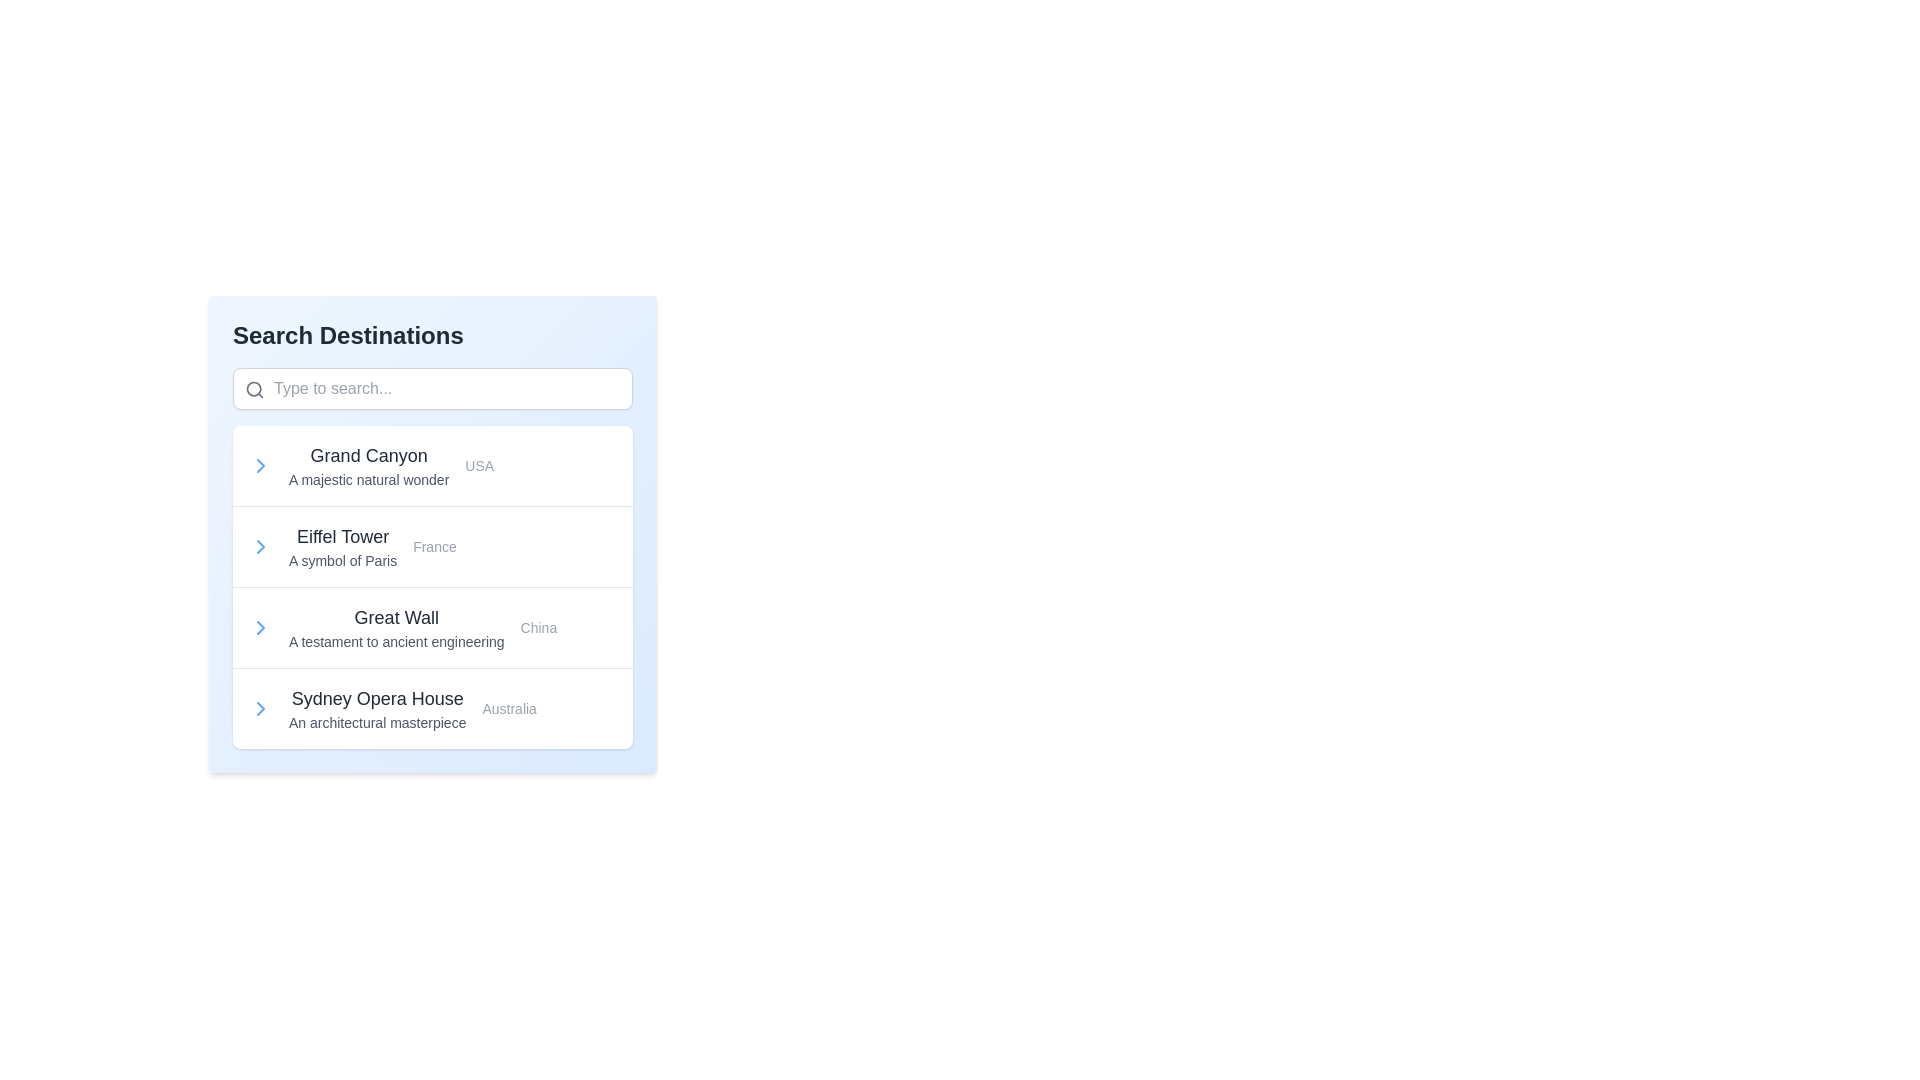  Describe the element at coordinates (259, 627) in the screenshot. I see `the chevron icon next to the 'Great Wall' text` at that location.